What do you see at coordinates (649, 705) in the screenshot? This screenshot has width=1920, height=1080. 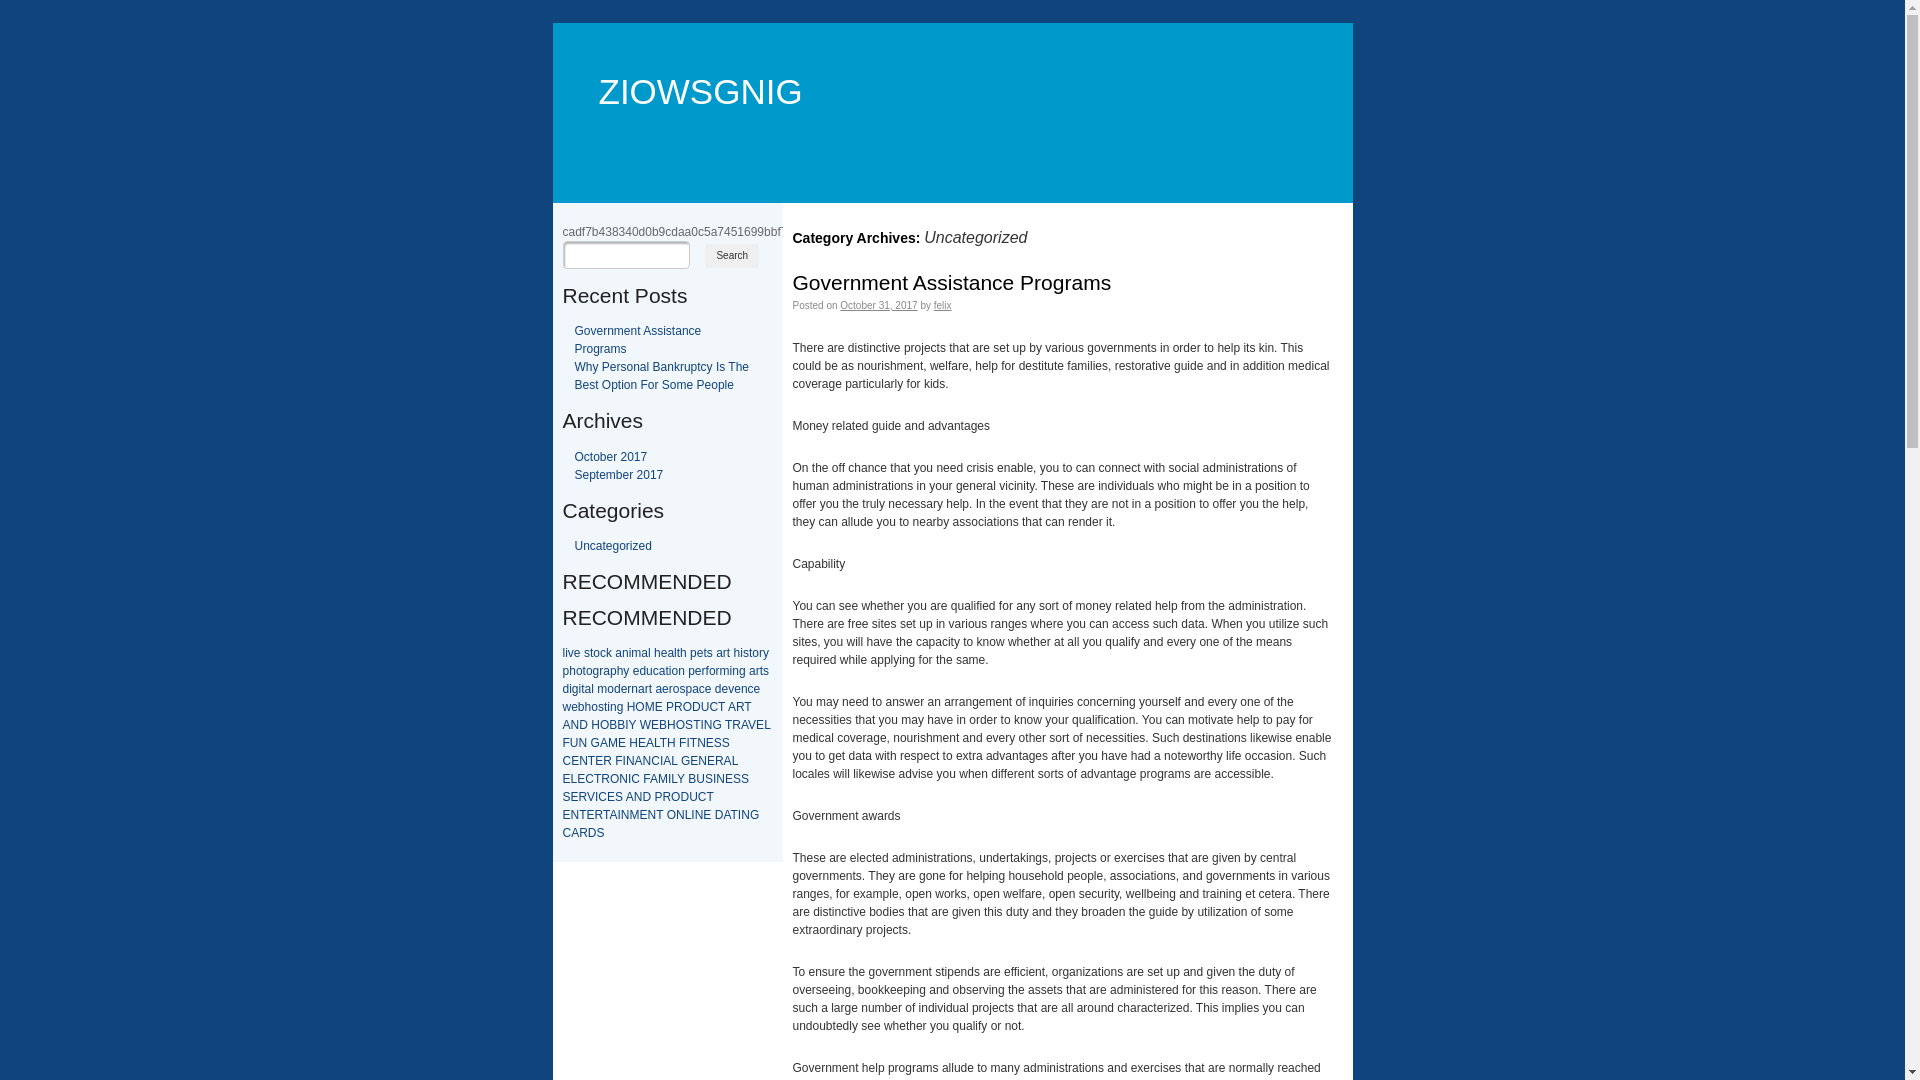 I see `'M'` at bounding box center [649, 705].